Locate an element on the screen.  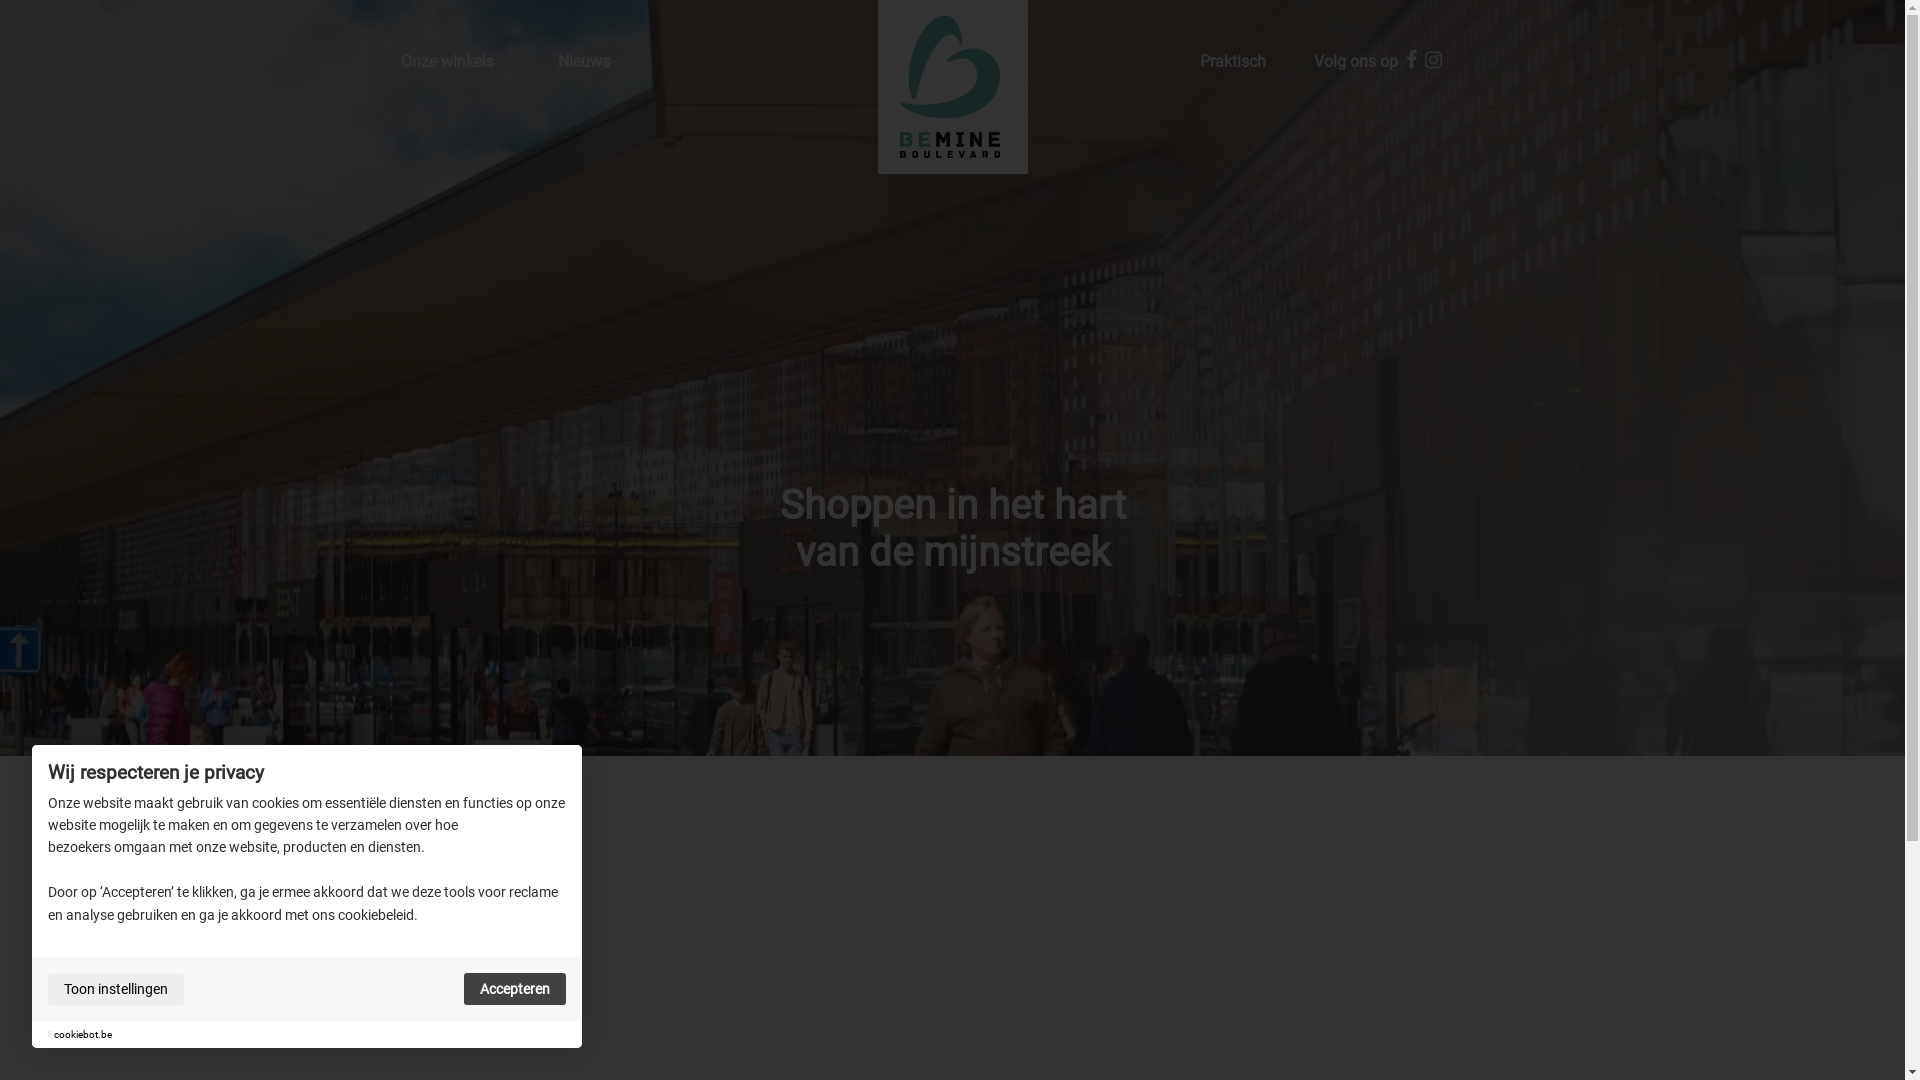
'Instagram' is located at coordinates (1432, 60).